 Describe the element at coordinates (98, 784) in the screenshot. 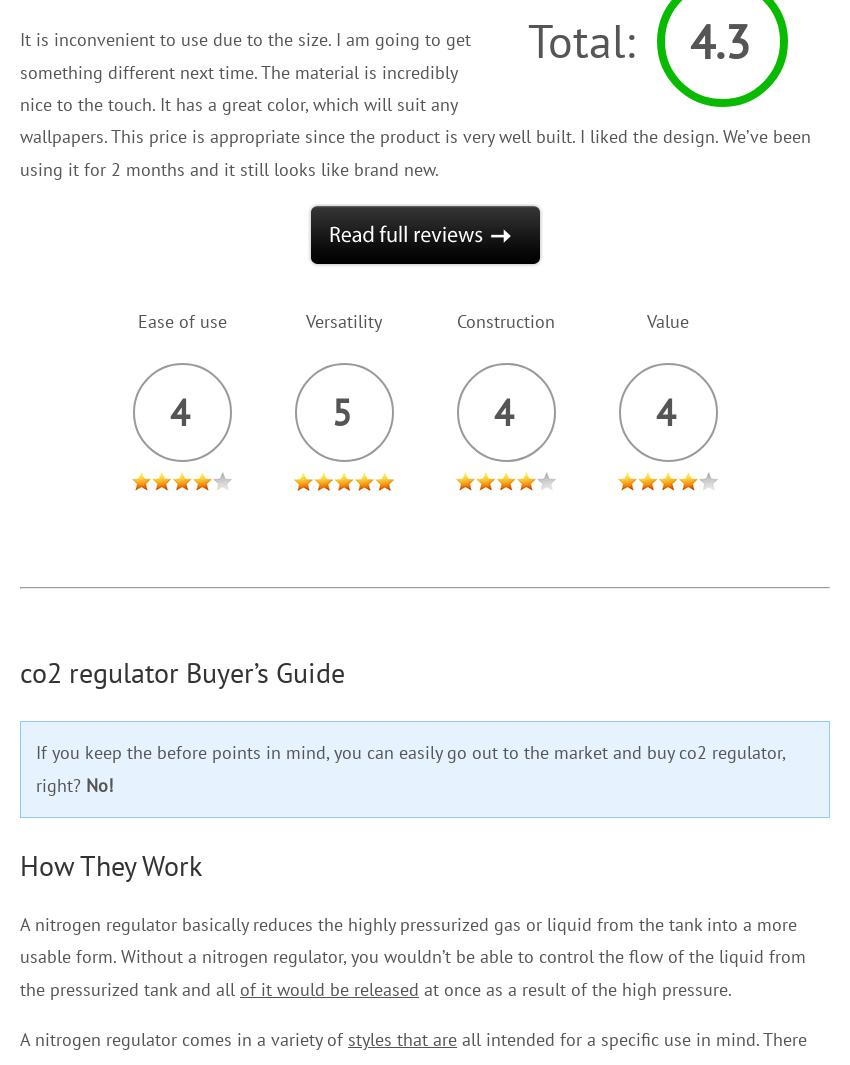

I see `'No!'` at that location.